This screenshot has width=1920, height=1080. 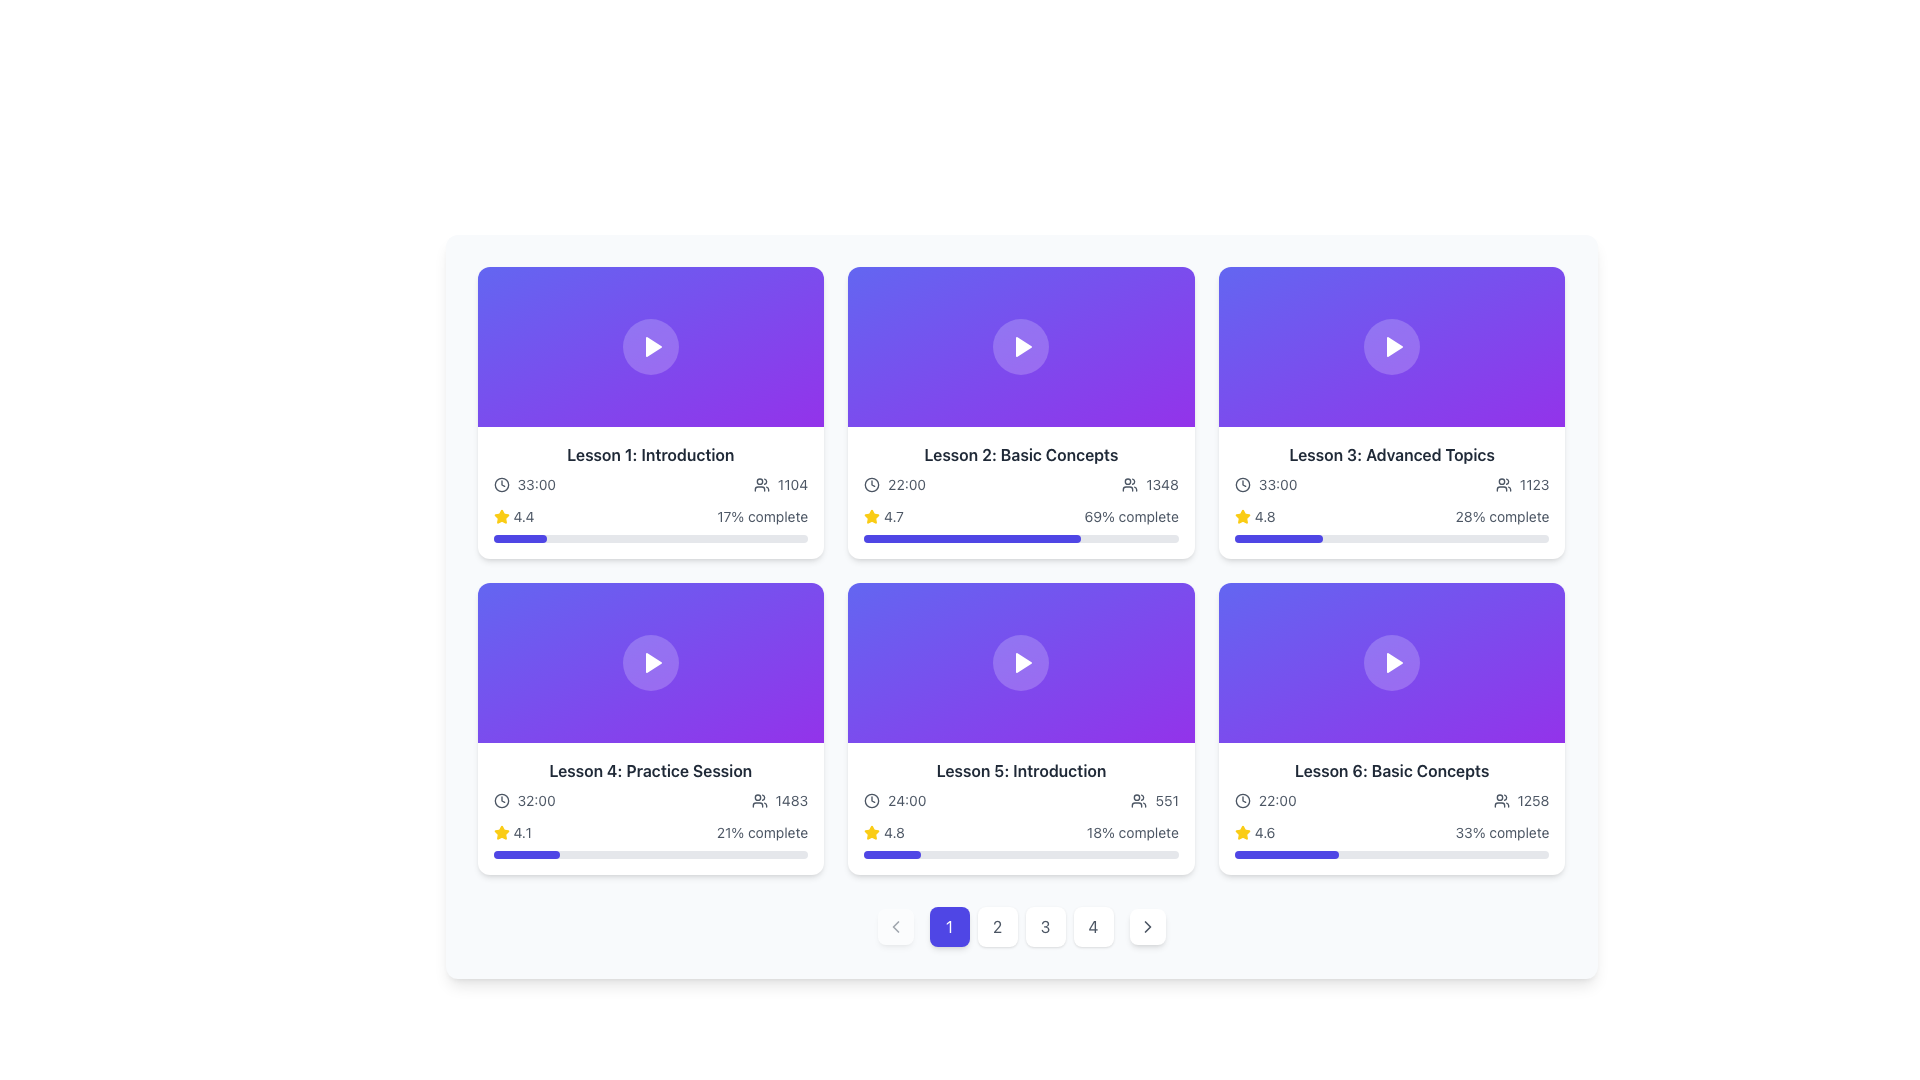 What do you see at coordinates (1024, 346) in the screenshot?
I see `the play button for 'Lesson 2: Basic Concepts' to possibly see playback options or animations` at bounding box center [1024, 346].